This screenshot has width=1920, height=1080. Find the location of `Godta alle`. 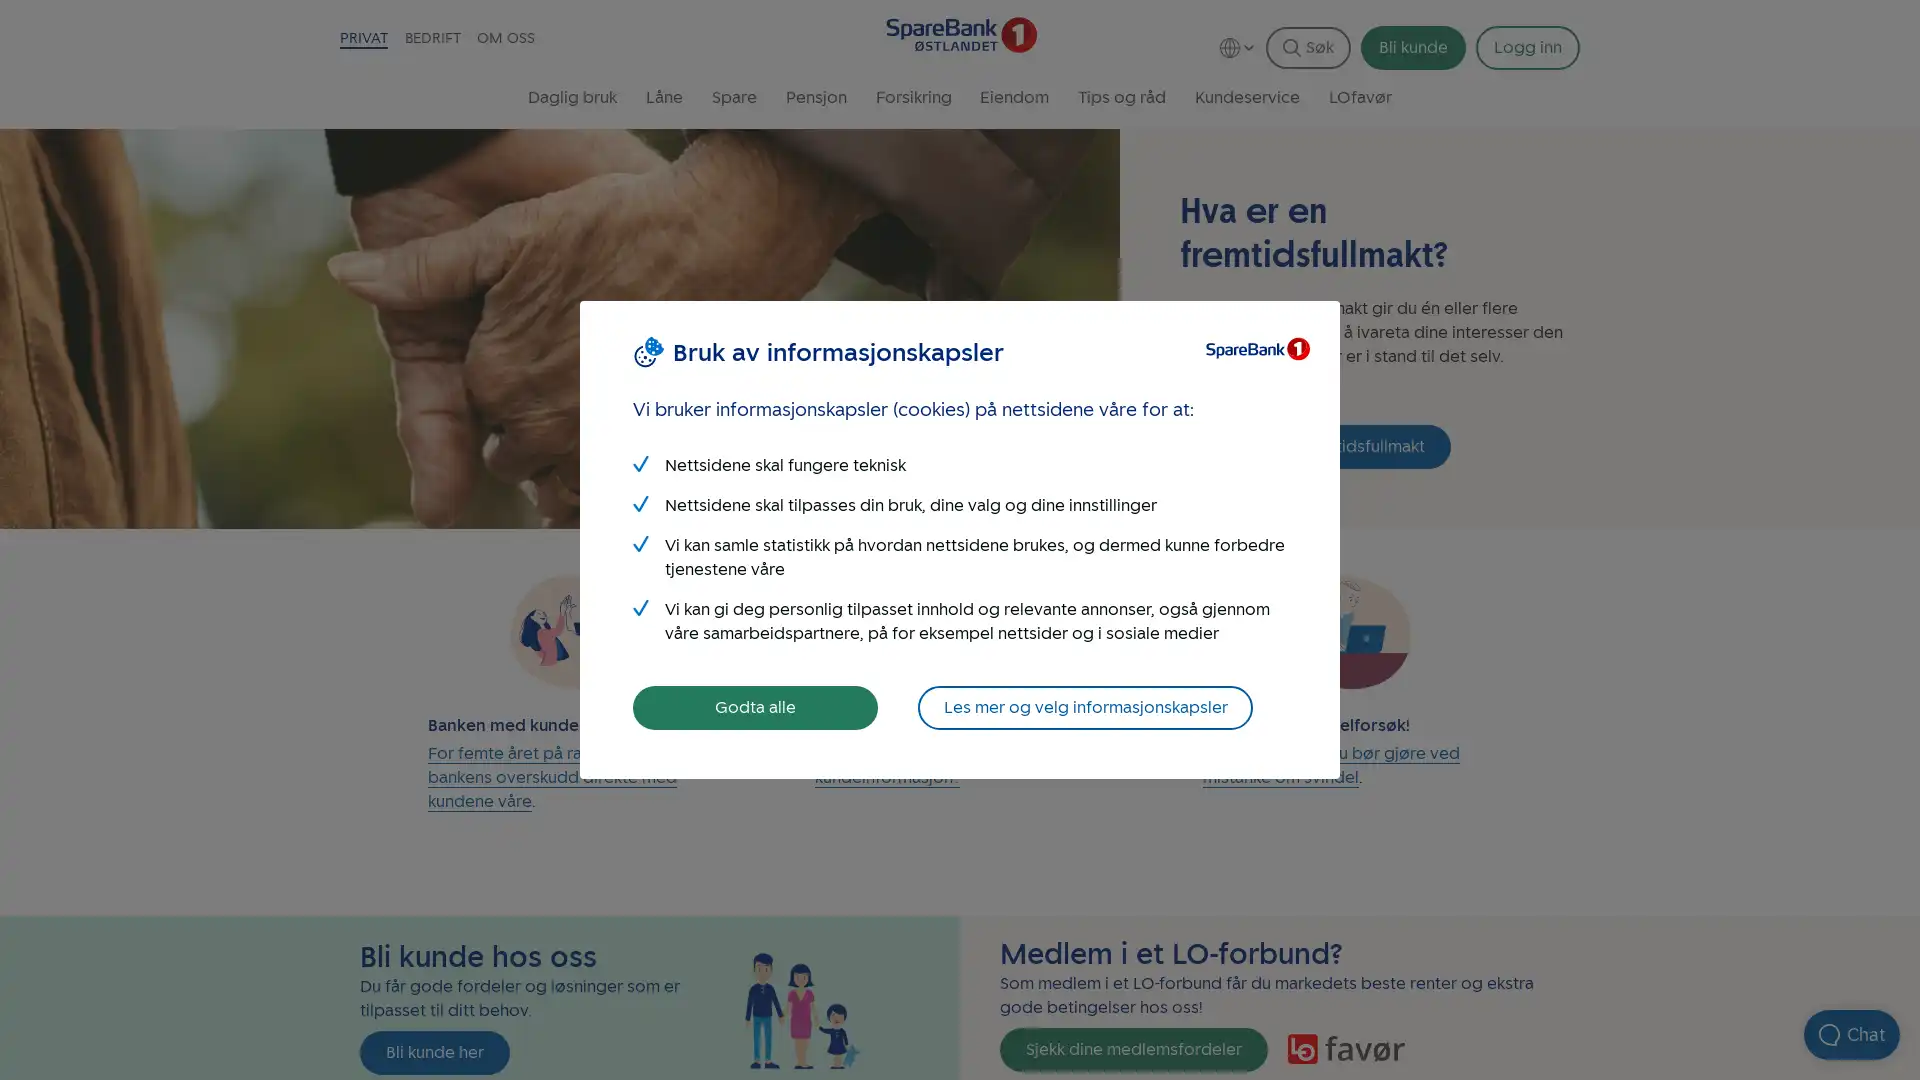

Godta alle is located at coordinates (754, 707).